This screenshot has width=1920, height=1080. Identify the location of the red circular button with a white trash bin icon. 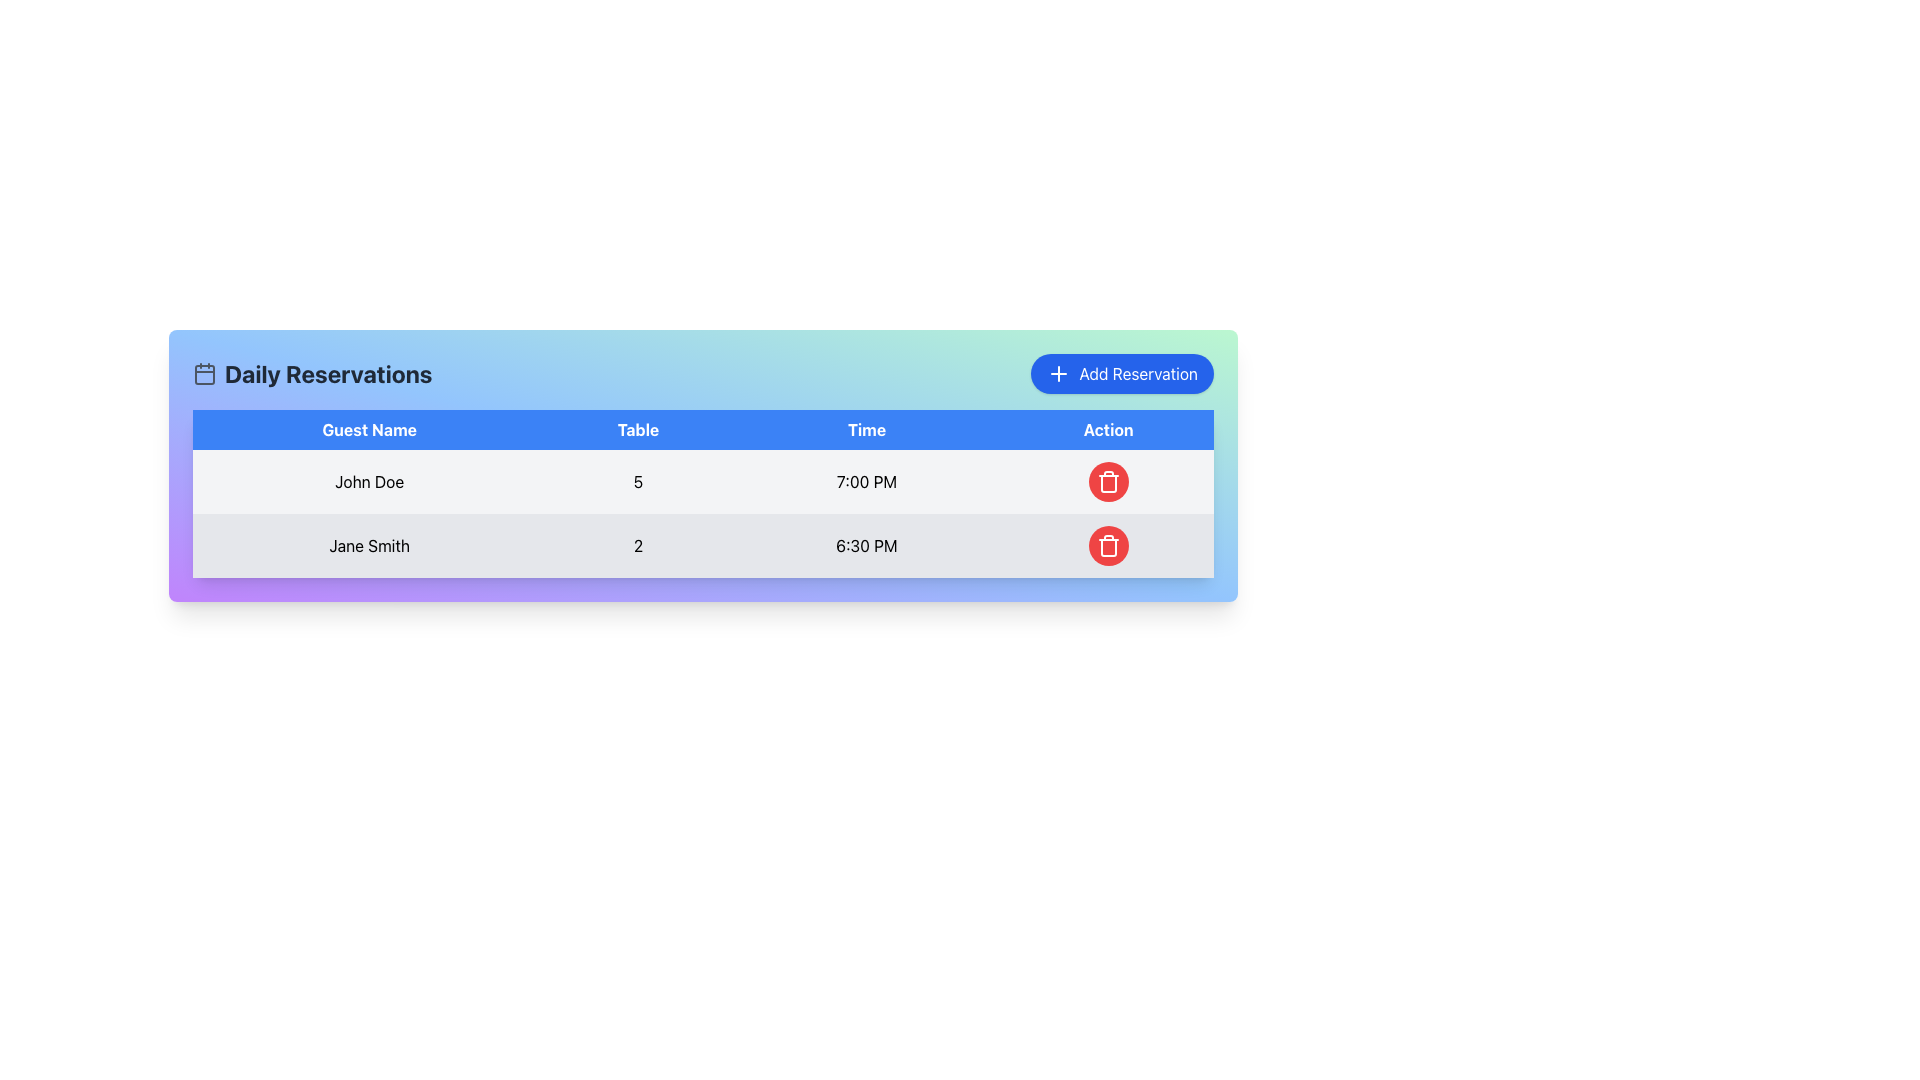
(1107, 482).